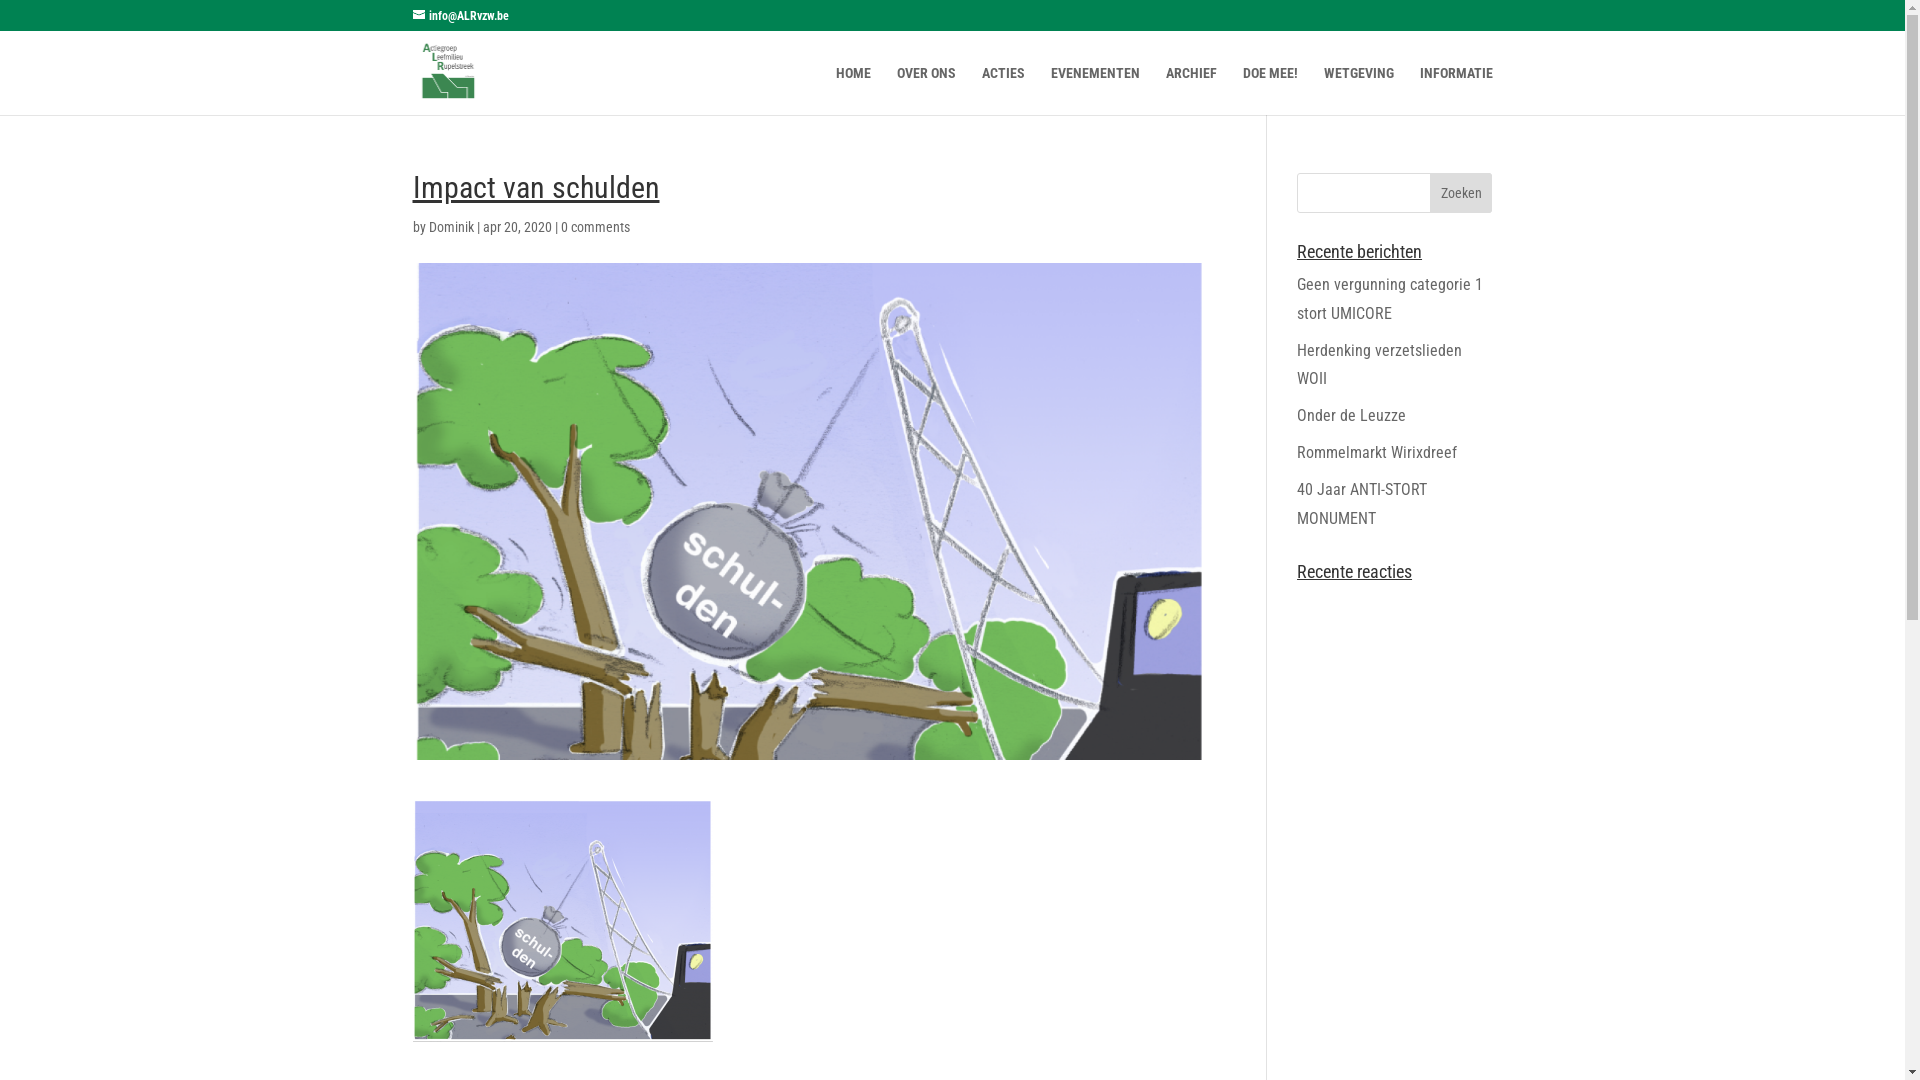 This screenshot has width=1920, height=1080. Describe the element at coordinates (1241, 90) in the screenshot. I see `'DOE MEE!'` at that location.